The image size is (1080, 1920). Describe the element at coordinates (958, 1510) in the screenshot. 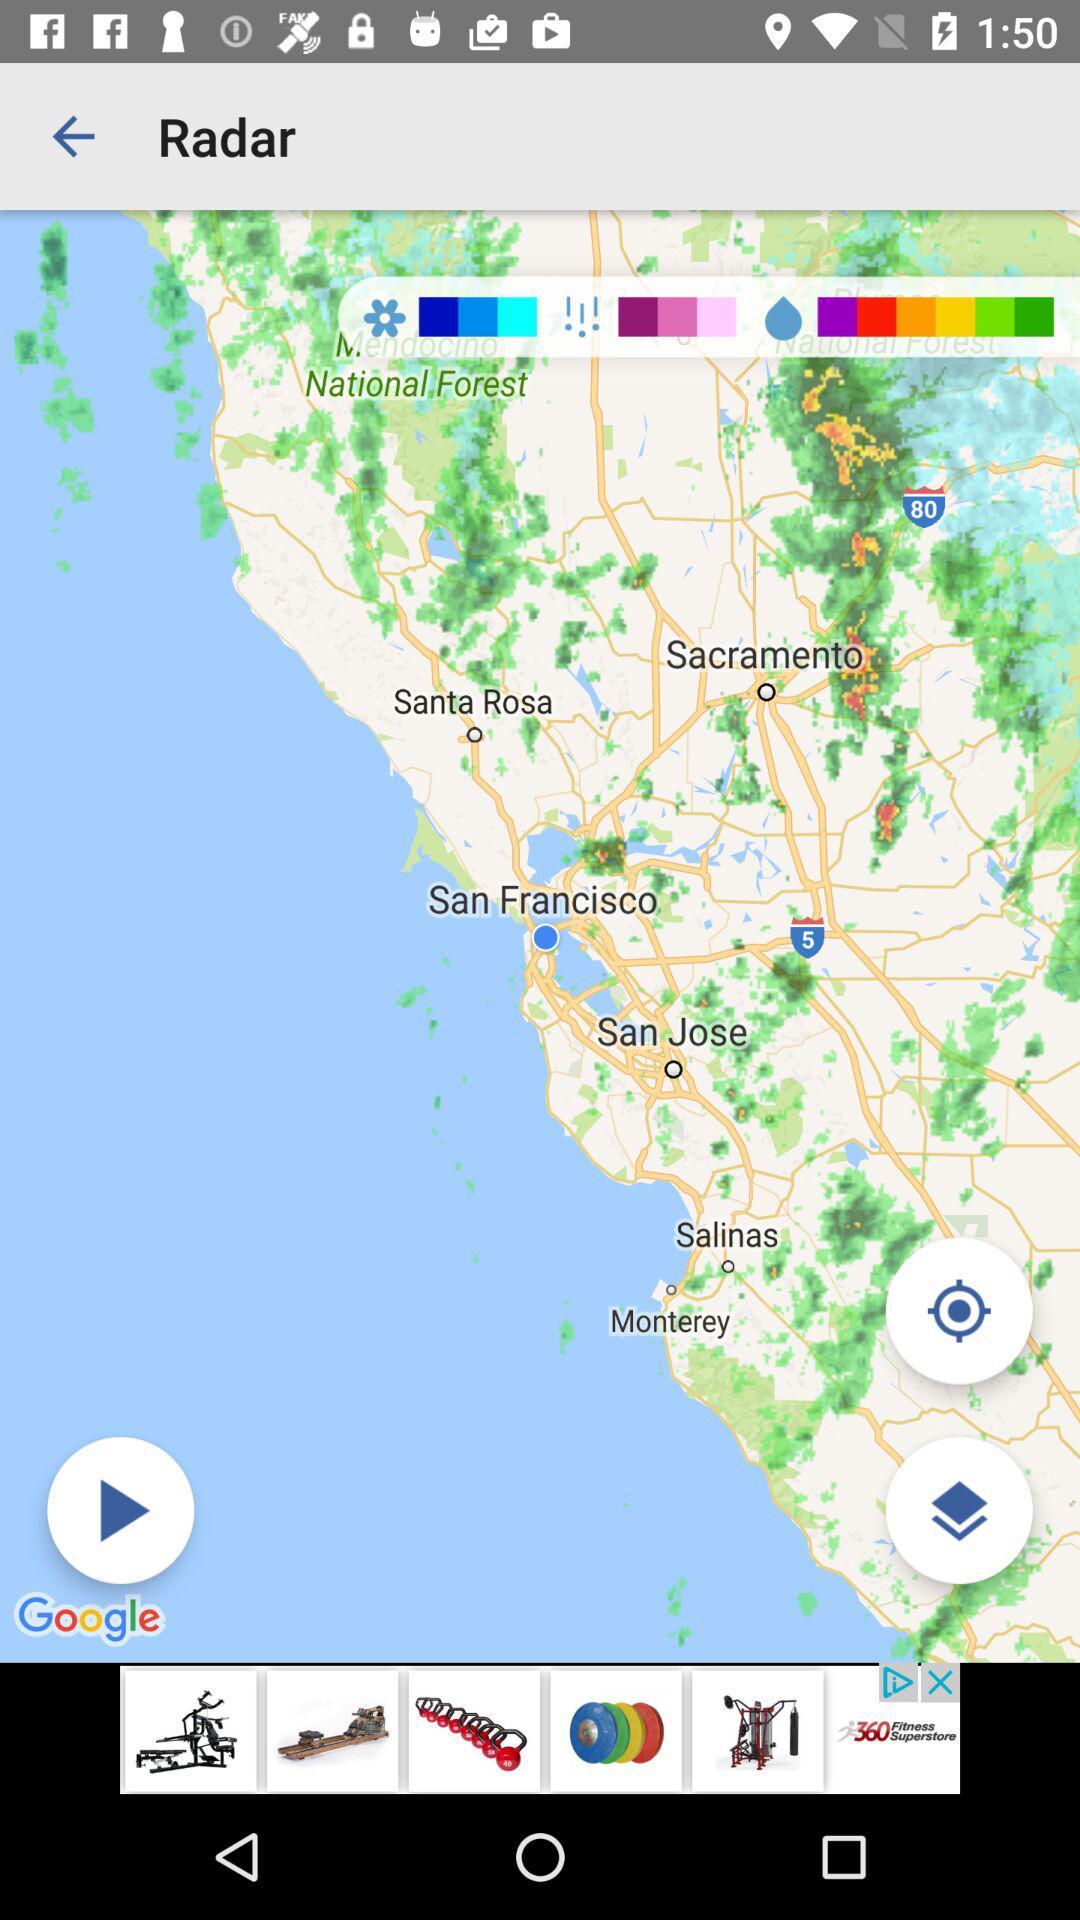

I see `map options` at that location.